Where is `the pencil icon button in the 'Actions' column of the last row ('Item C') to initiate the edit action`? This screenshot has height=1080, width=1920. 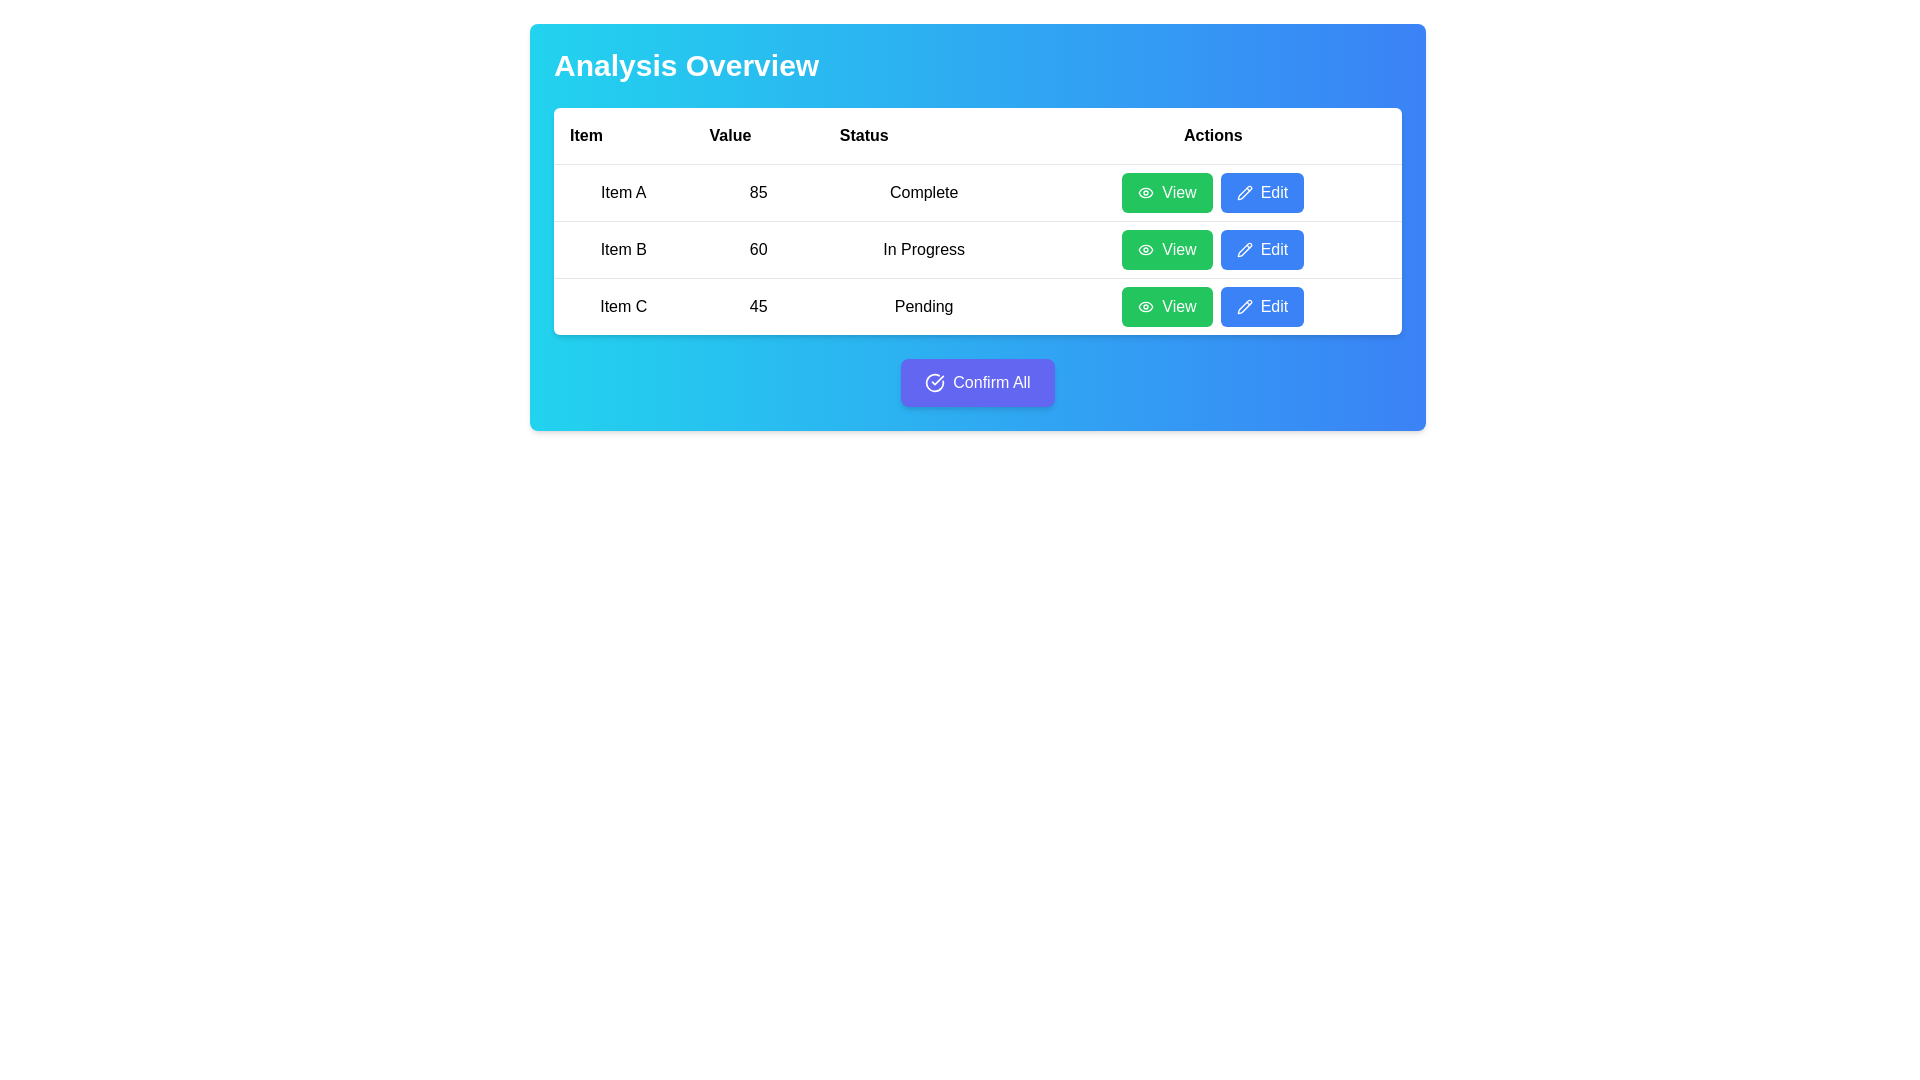
the pencil icon button in the 'Actions' column of the last row ('Item C') to initiate the edit action is located at coordinates (1243, 307).